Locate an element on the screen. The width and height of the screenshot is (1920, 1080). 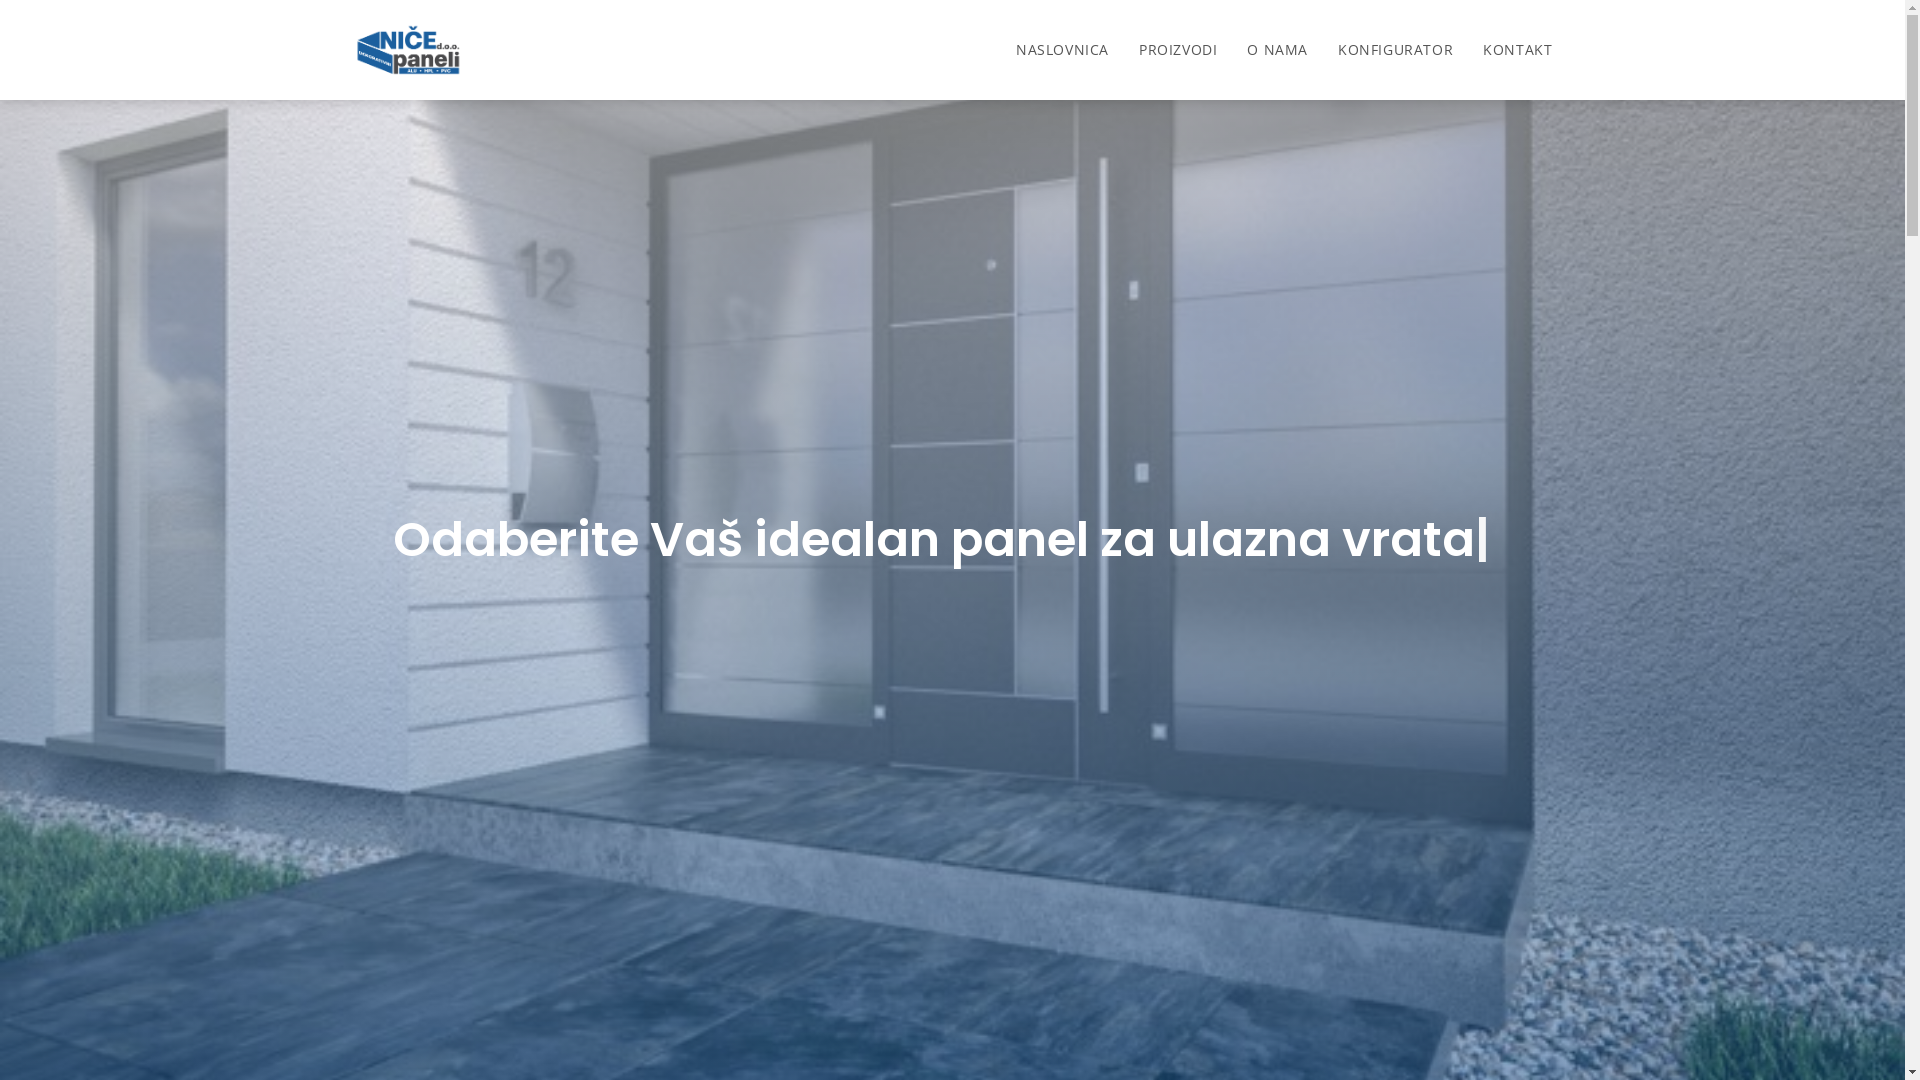
'O NAMA' is located at coordinates (1231, 49).